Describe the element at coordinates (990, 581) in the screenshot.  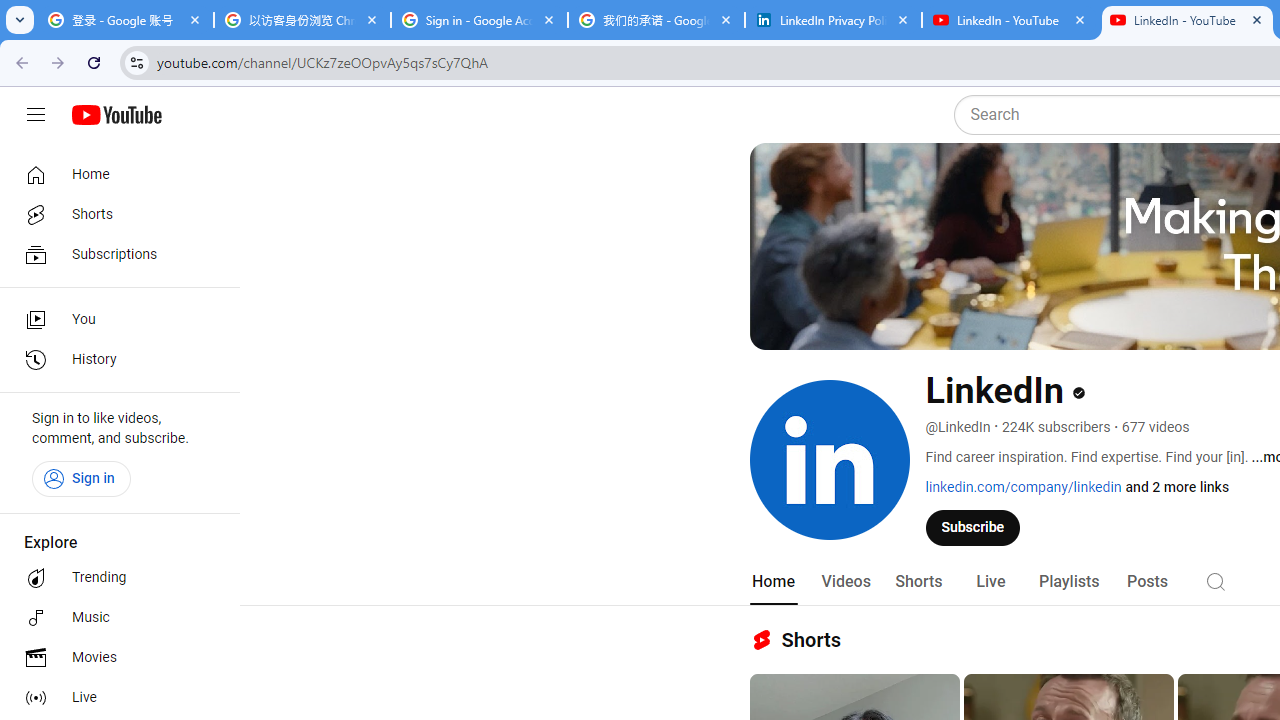
I see `'Live'` at that location.